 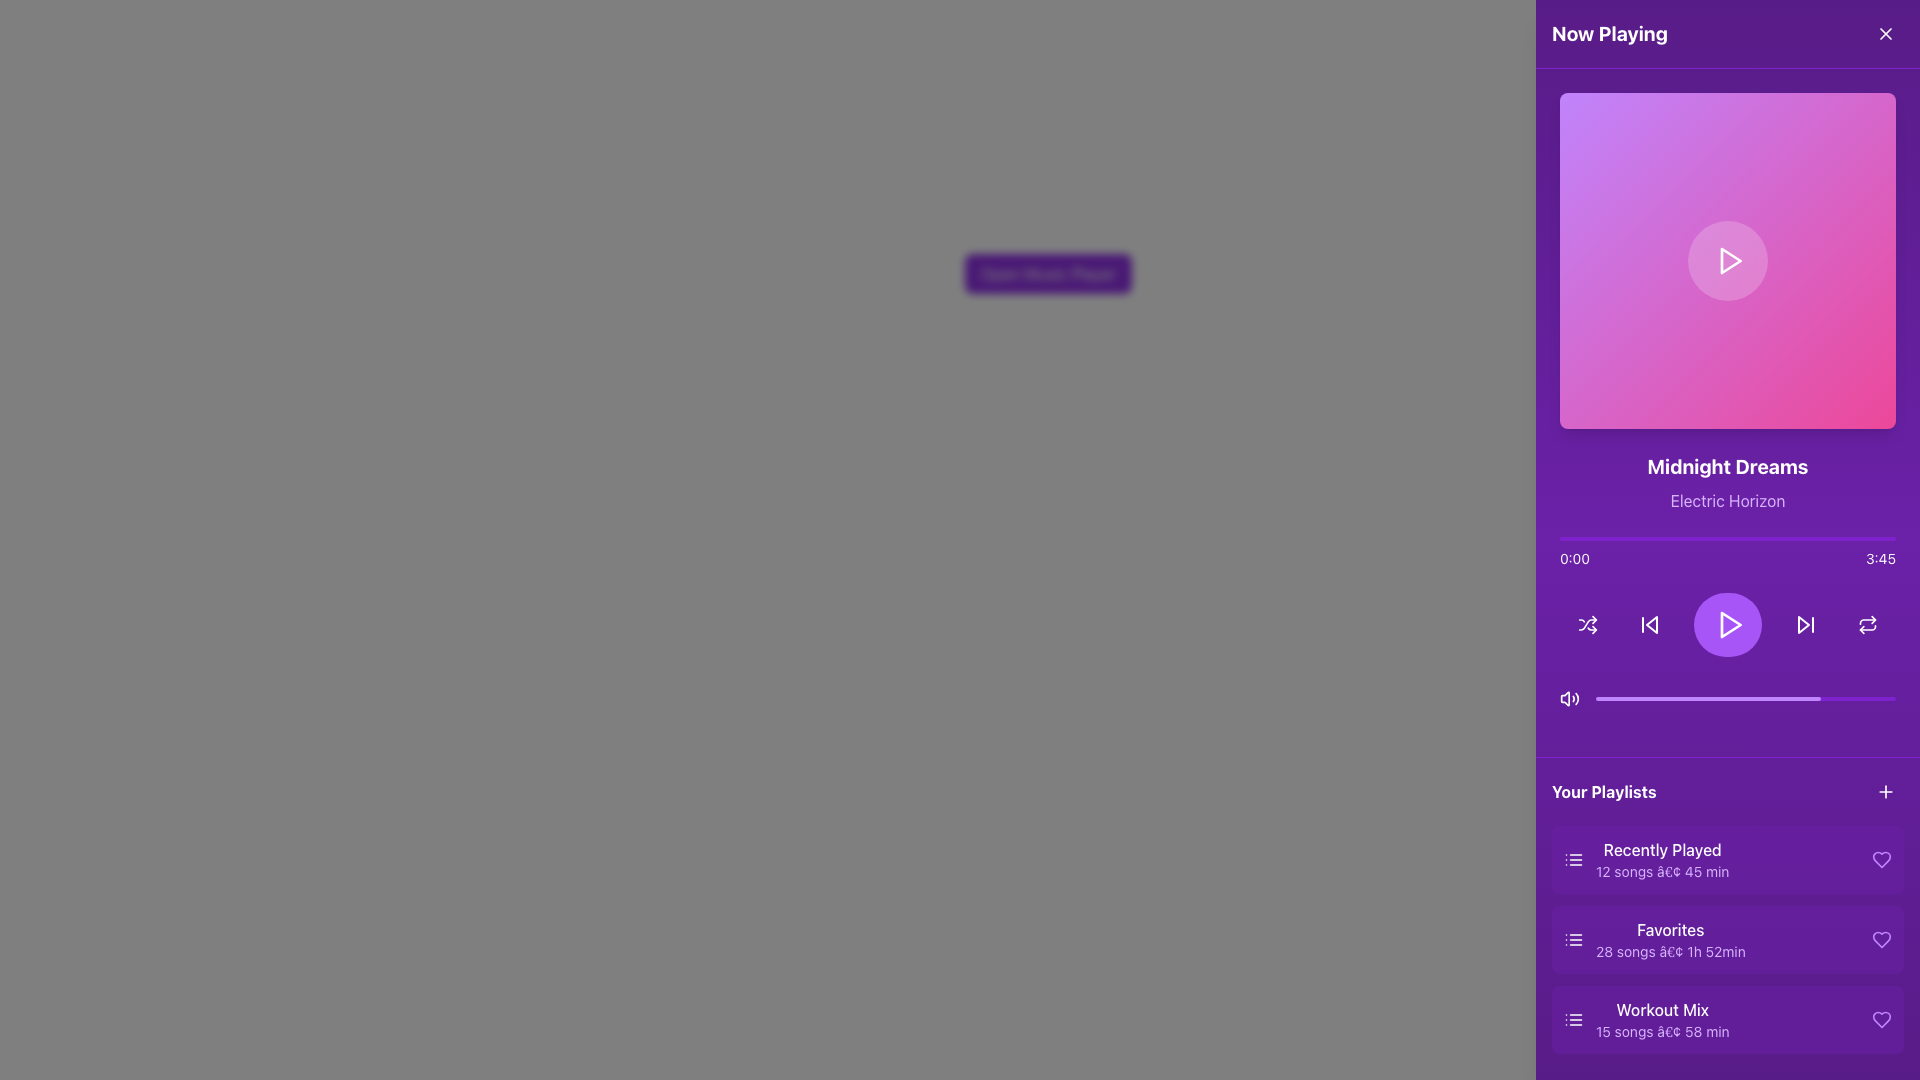 I want to click on the audio control icon located, so click(x=1568, y=697).